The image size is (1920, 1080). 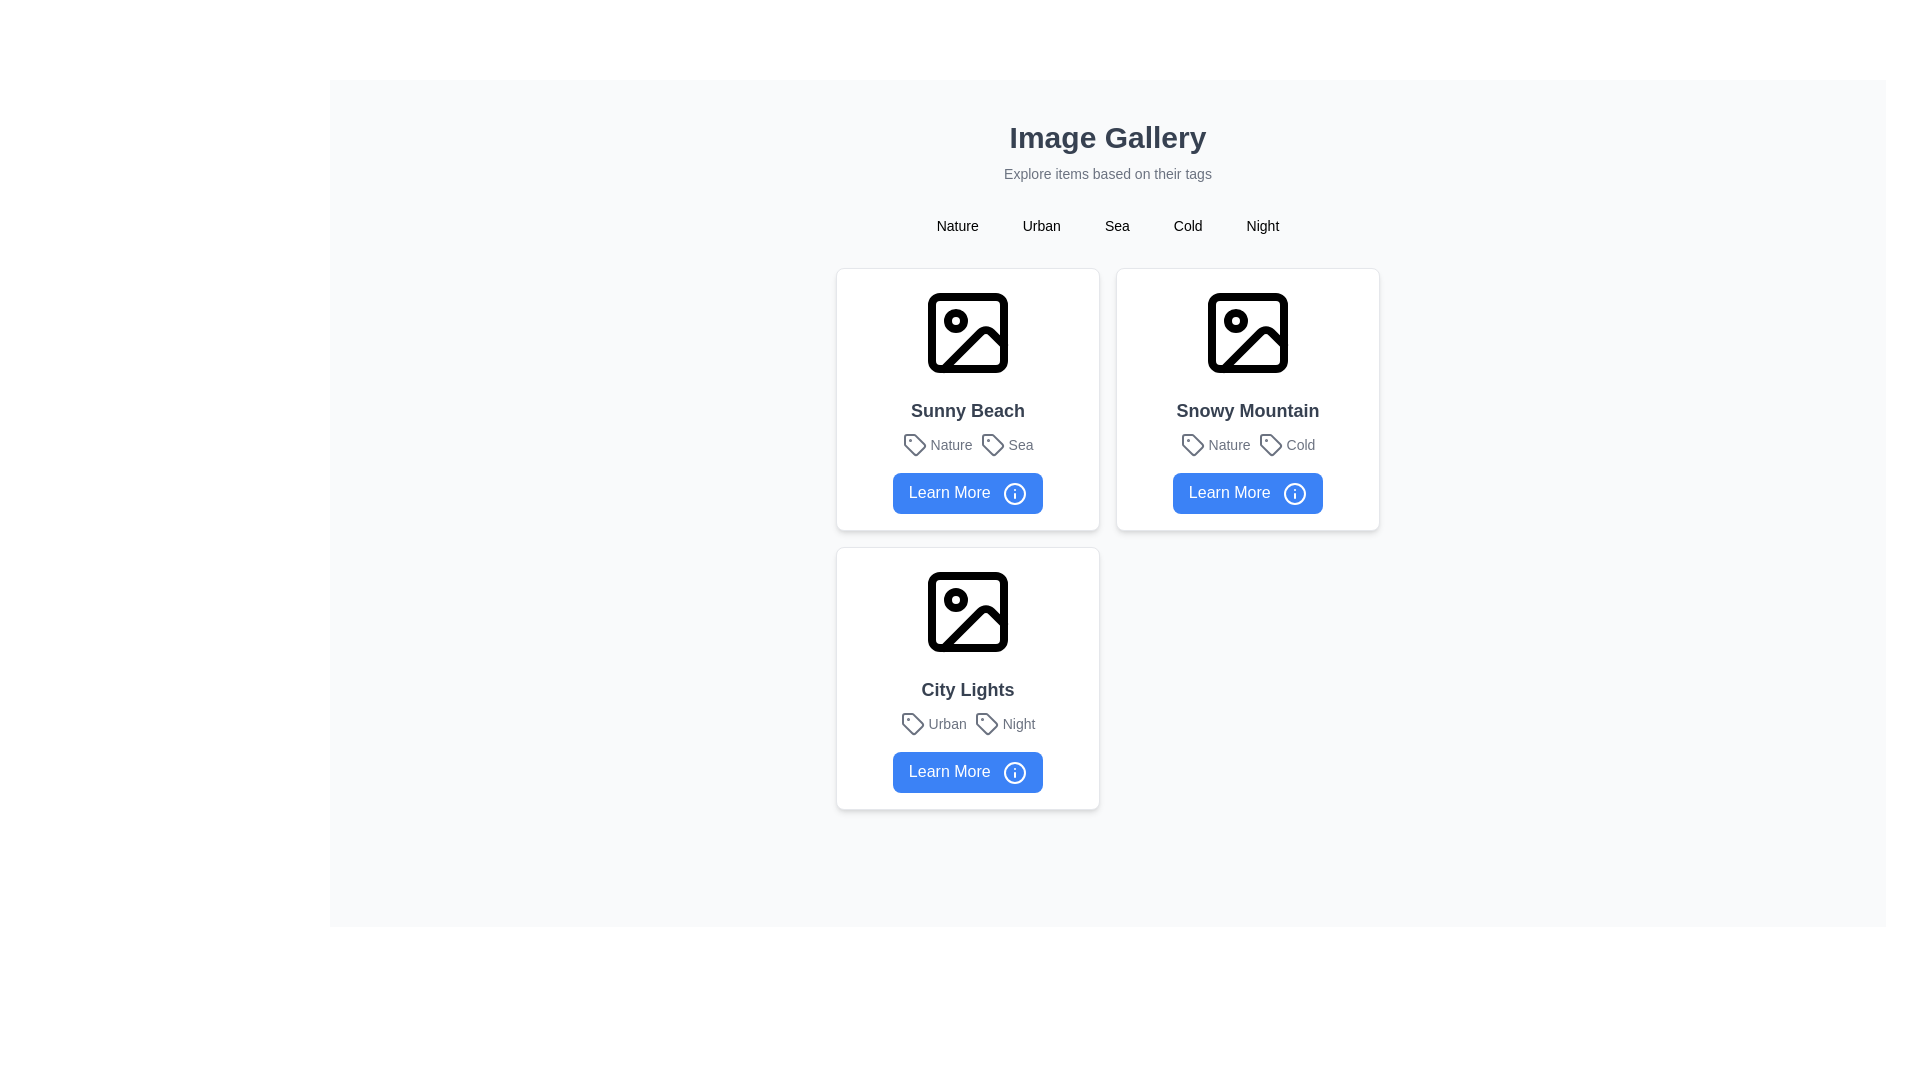 What do you see at coordinates (1247, 331) in the screenshot?
I see `the decorative frame with a black border that serves as a placeholder icon in the 'Snowy Mountain' card's image gallery` at bounding box center [1247, 331].